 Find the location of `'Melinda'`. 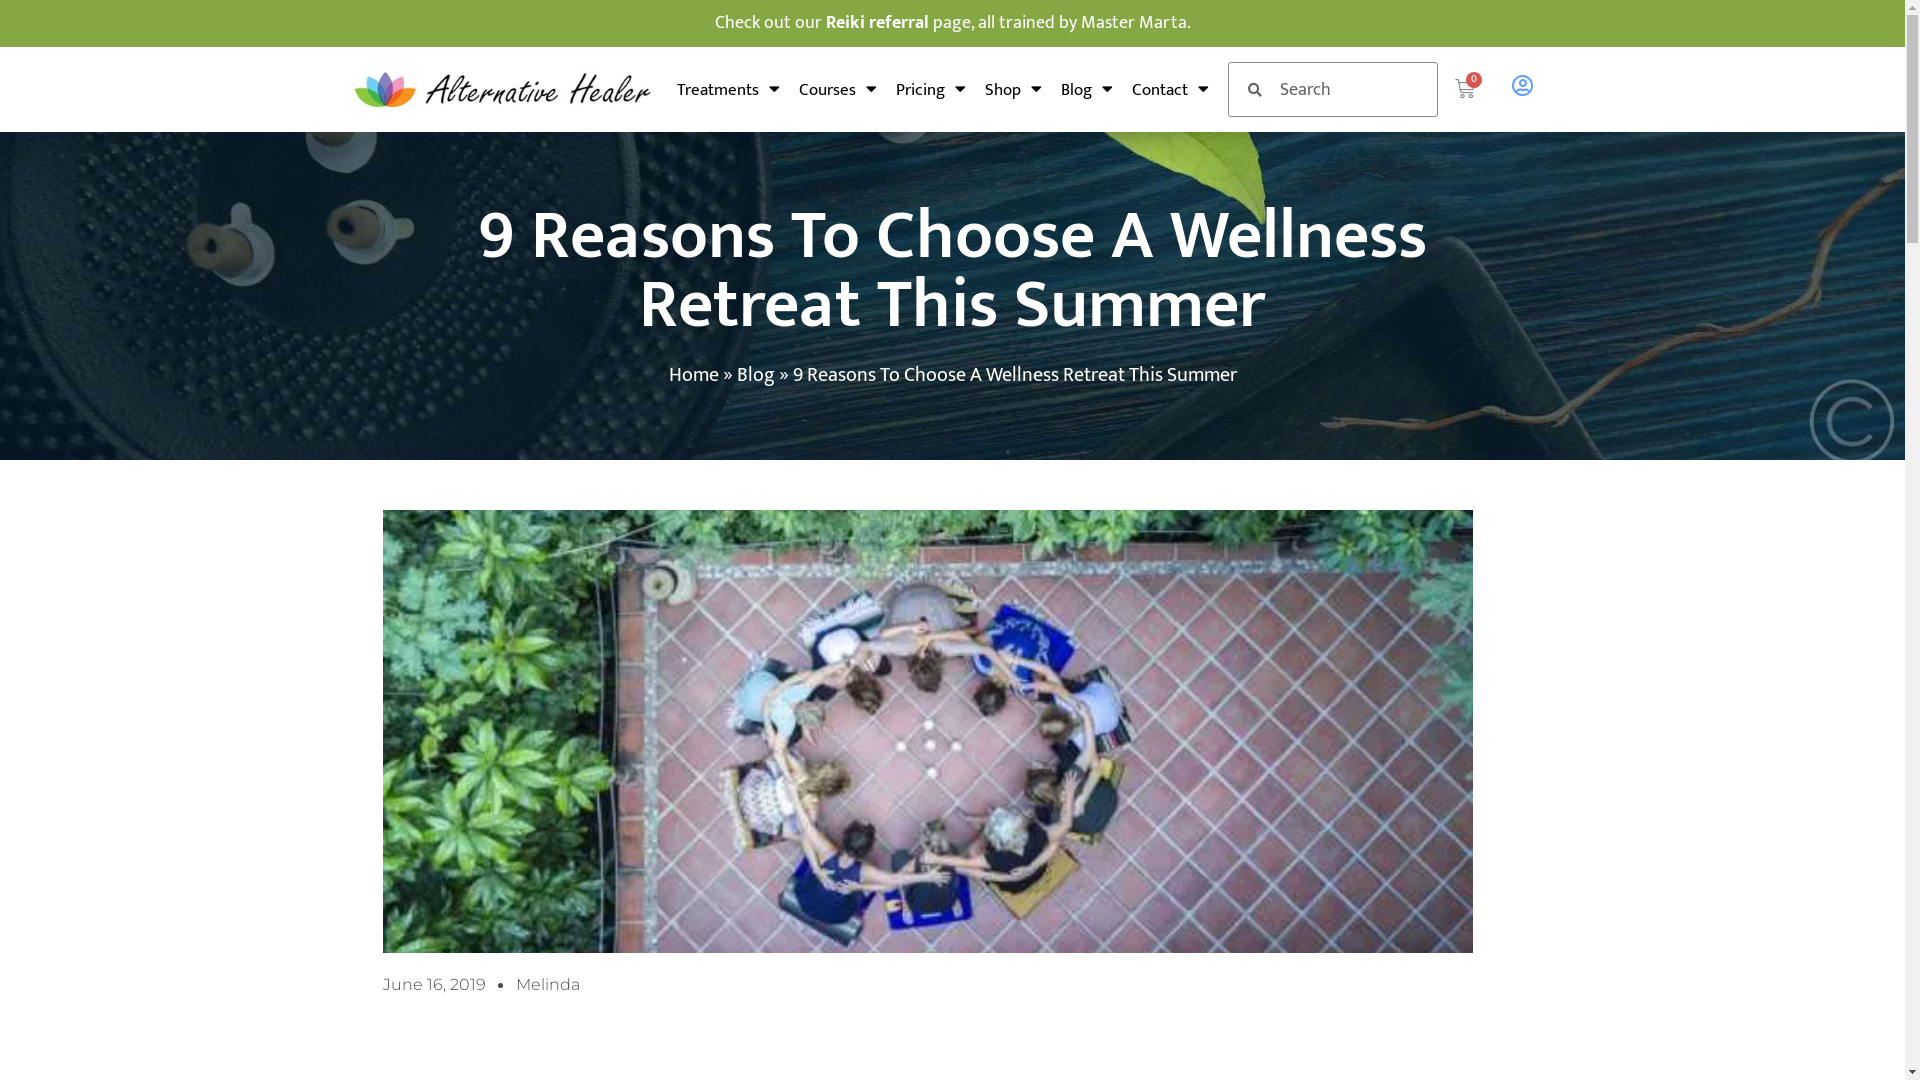

'Melinda' is located at coordinates (547, 983).